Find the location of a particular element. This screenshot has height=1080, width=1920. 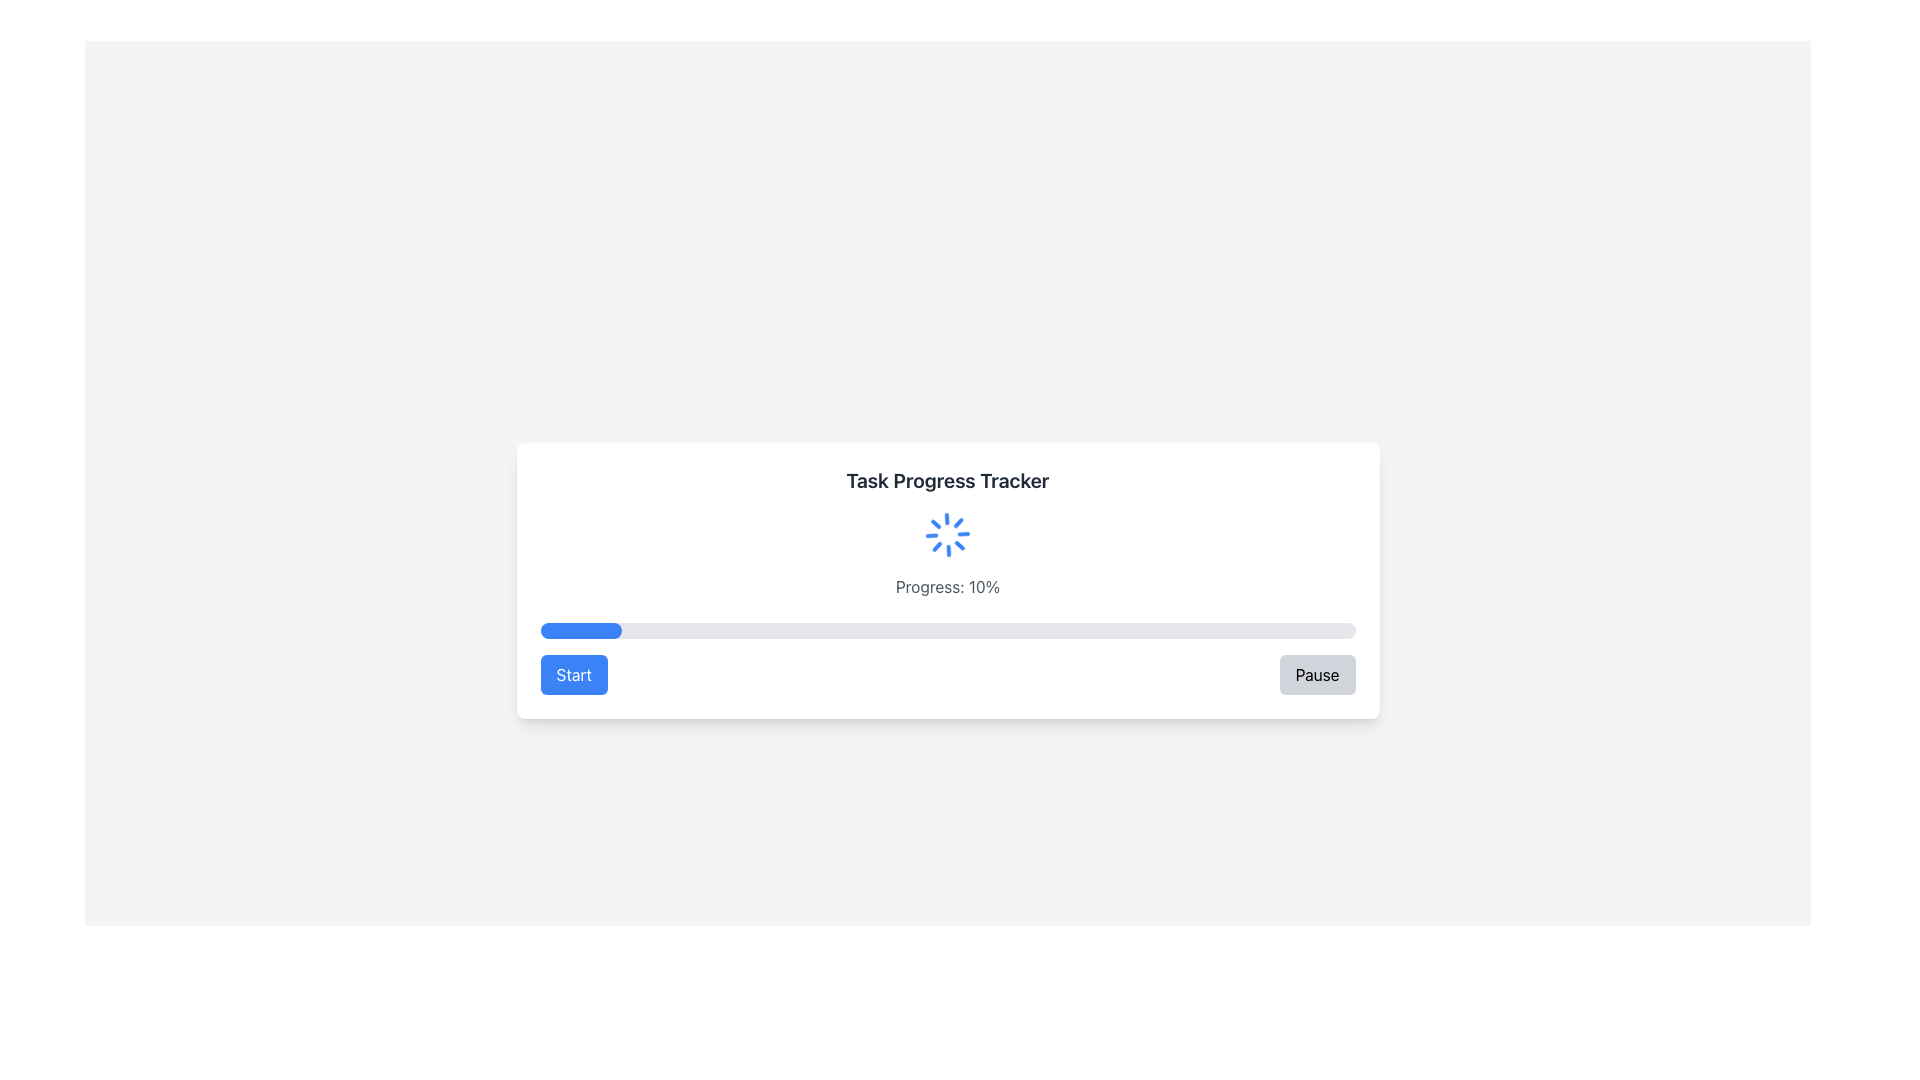

the blue rectangular button labeled 'Start' with rounded corners located on the left side of the layout is located at coordinates (573, 675).